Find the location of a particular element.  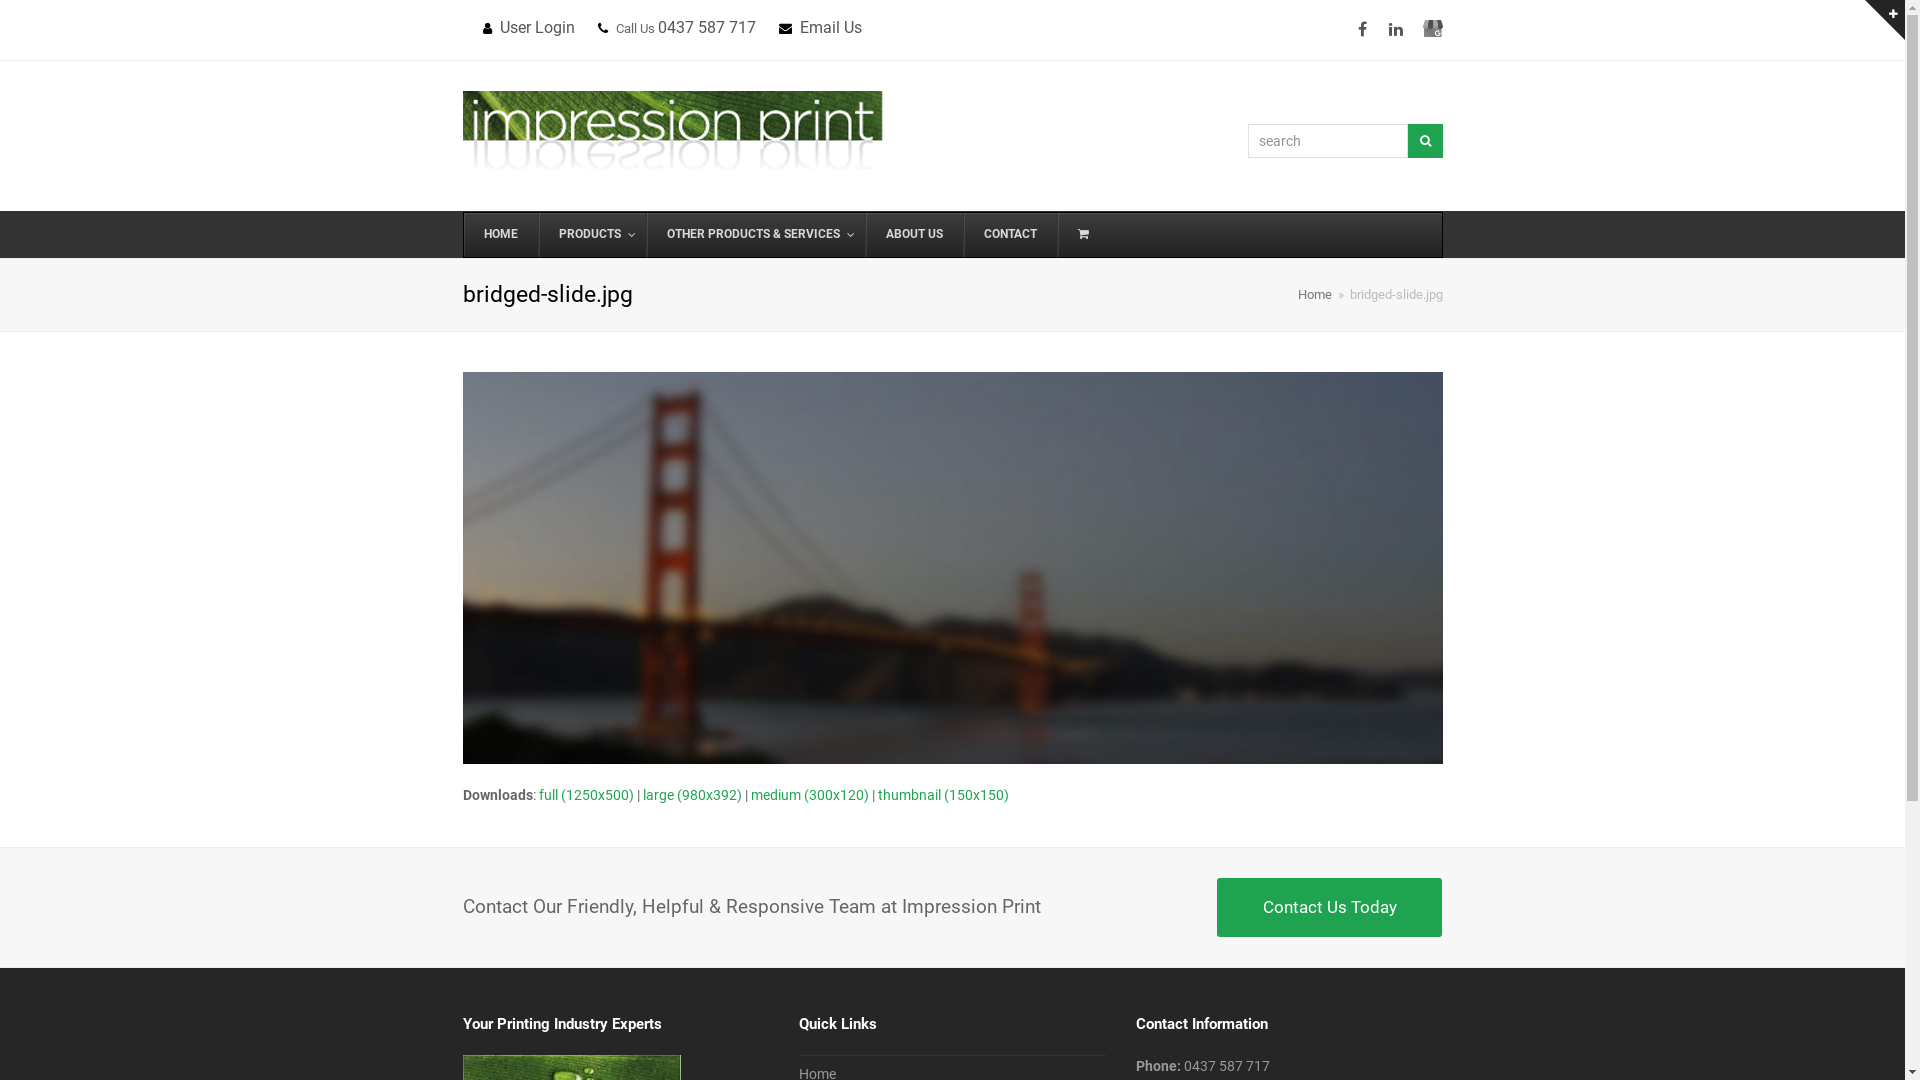

'Facebook' is located at coordinates (1361, 30).